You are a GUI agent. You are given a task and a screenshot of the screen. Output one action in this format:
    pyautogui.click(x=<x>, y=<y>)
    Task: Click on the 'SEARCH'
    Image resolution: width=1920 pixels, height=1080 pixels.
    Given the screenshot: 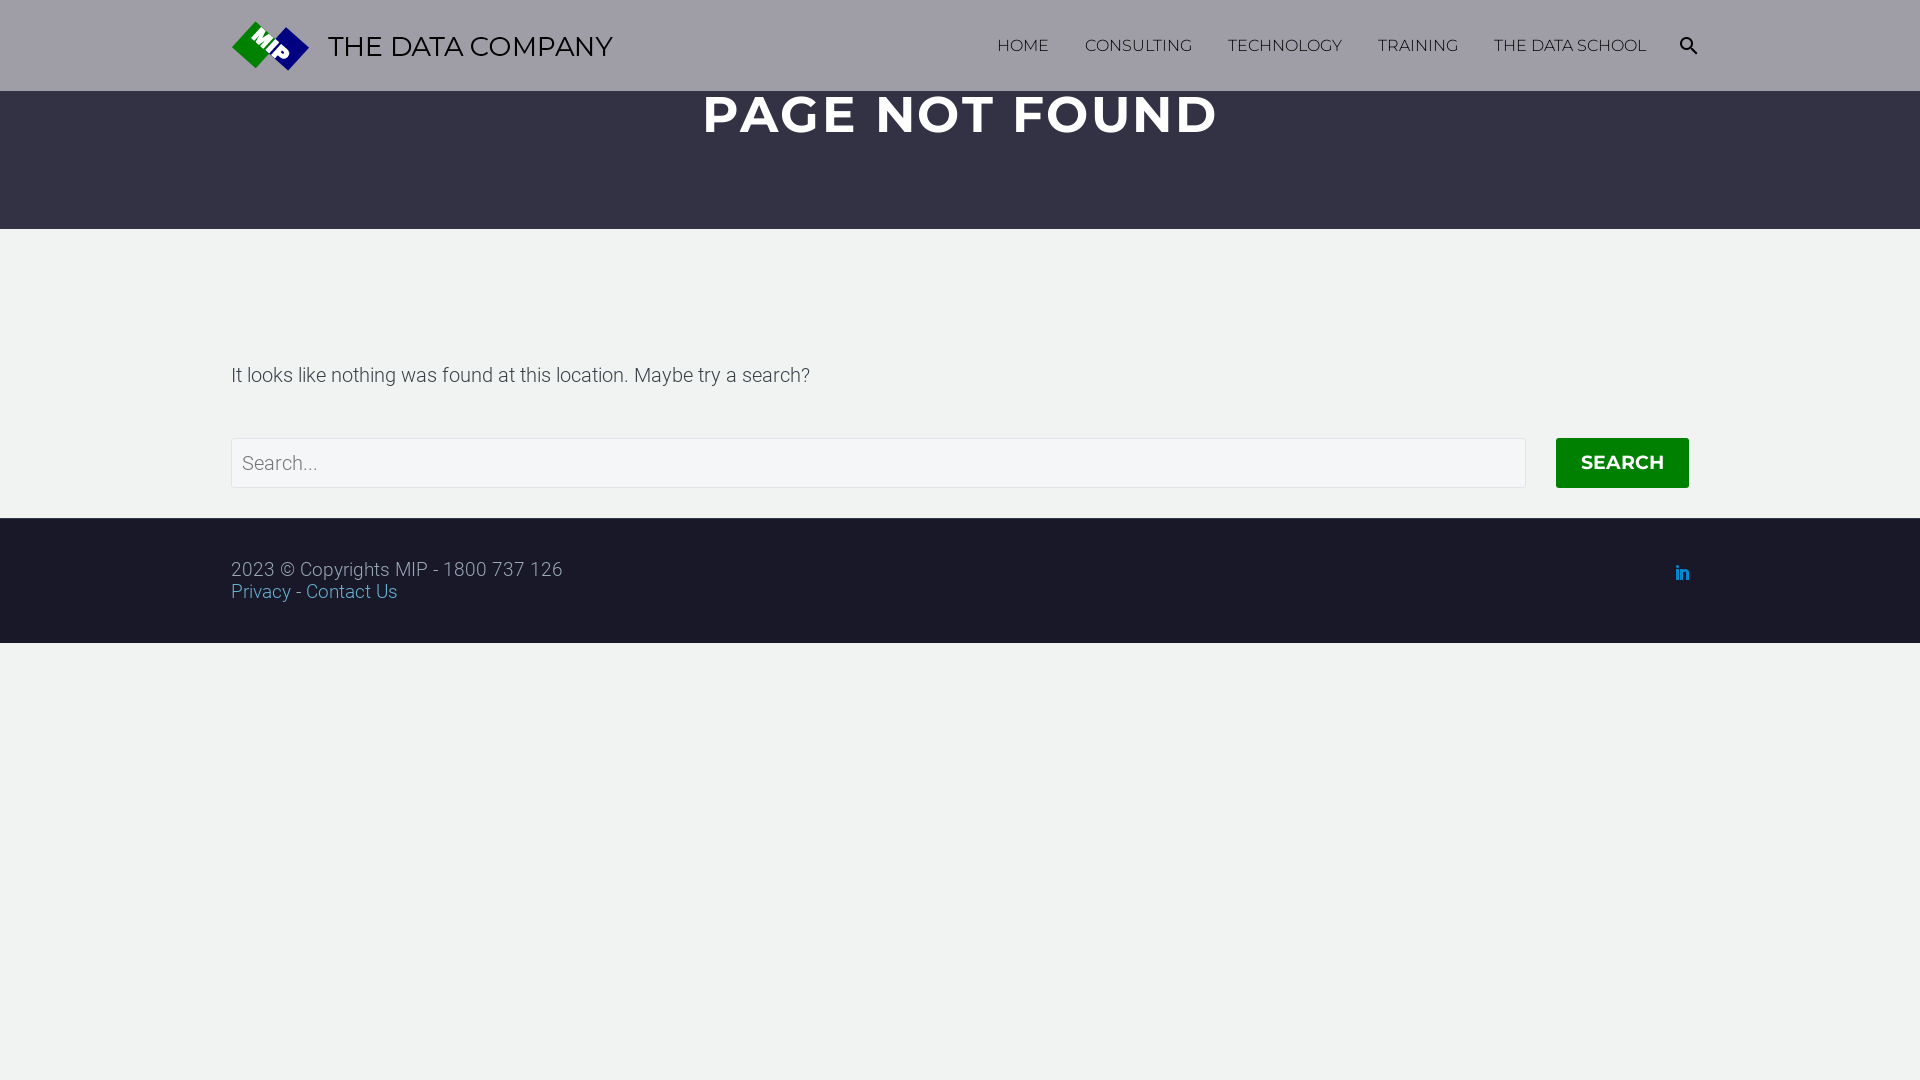 What is the action you would take?
    pyautogui.click(x=1554, y=462)
    